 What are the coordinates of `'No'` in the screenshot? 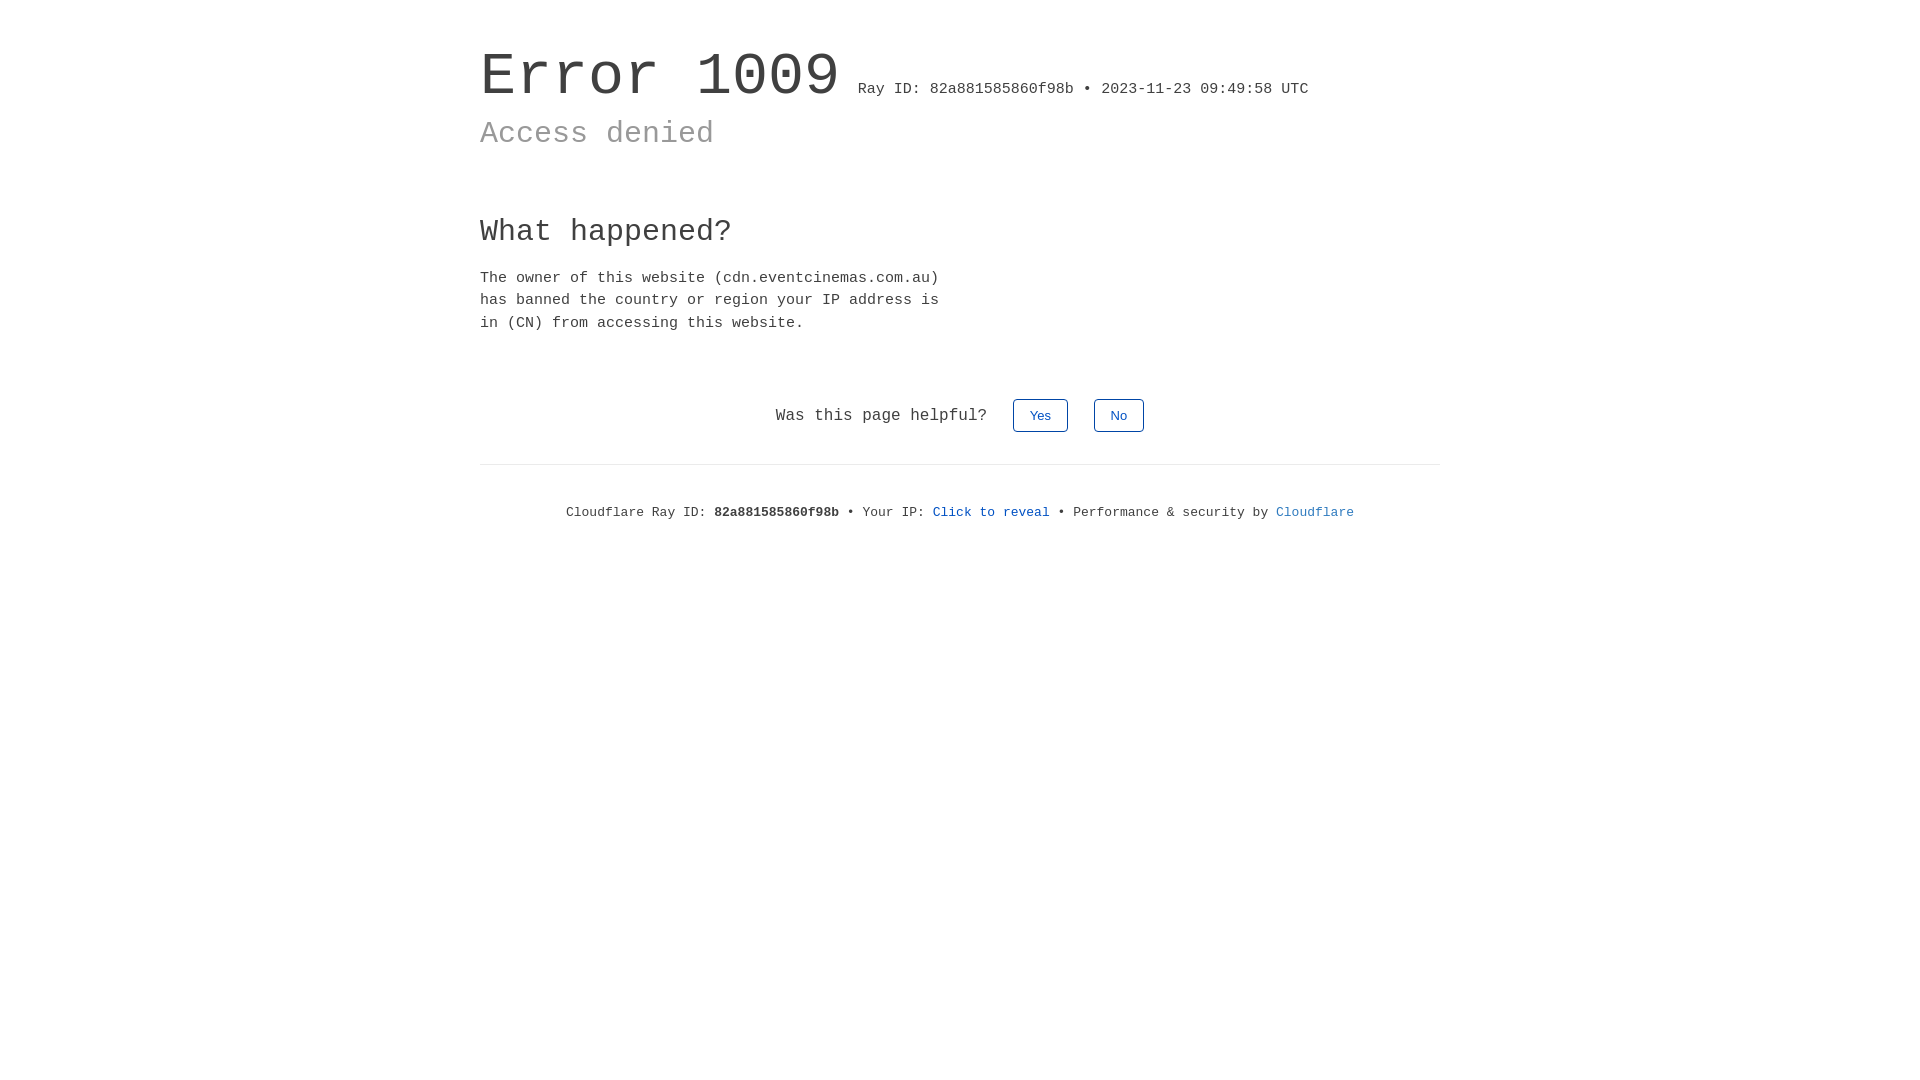 It's located at (1093, 414).